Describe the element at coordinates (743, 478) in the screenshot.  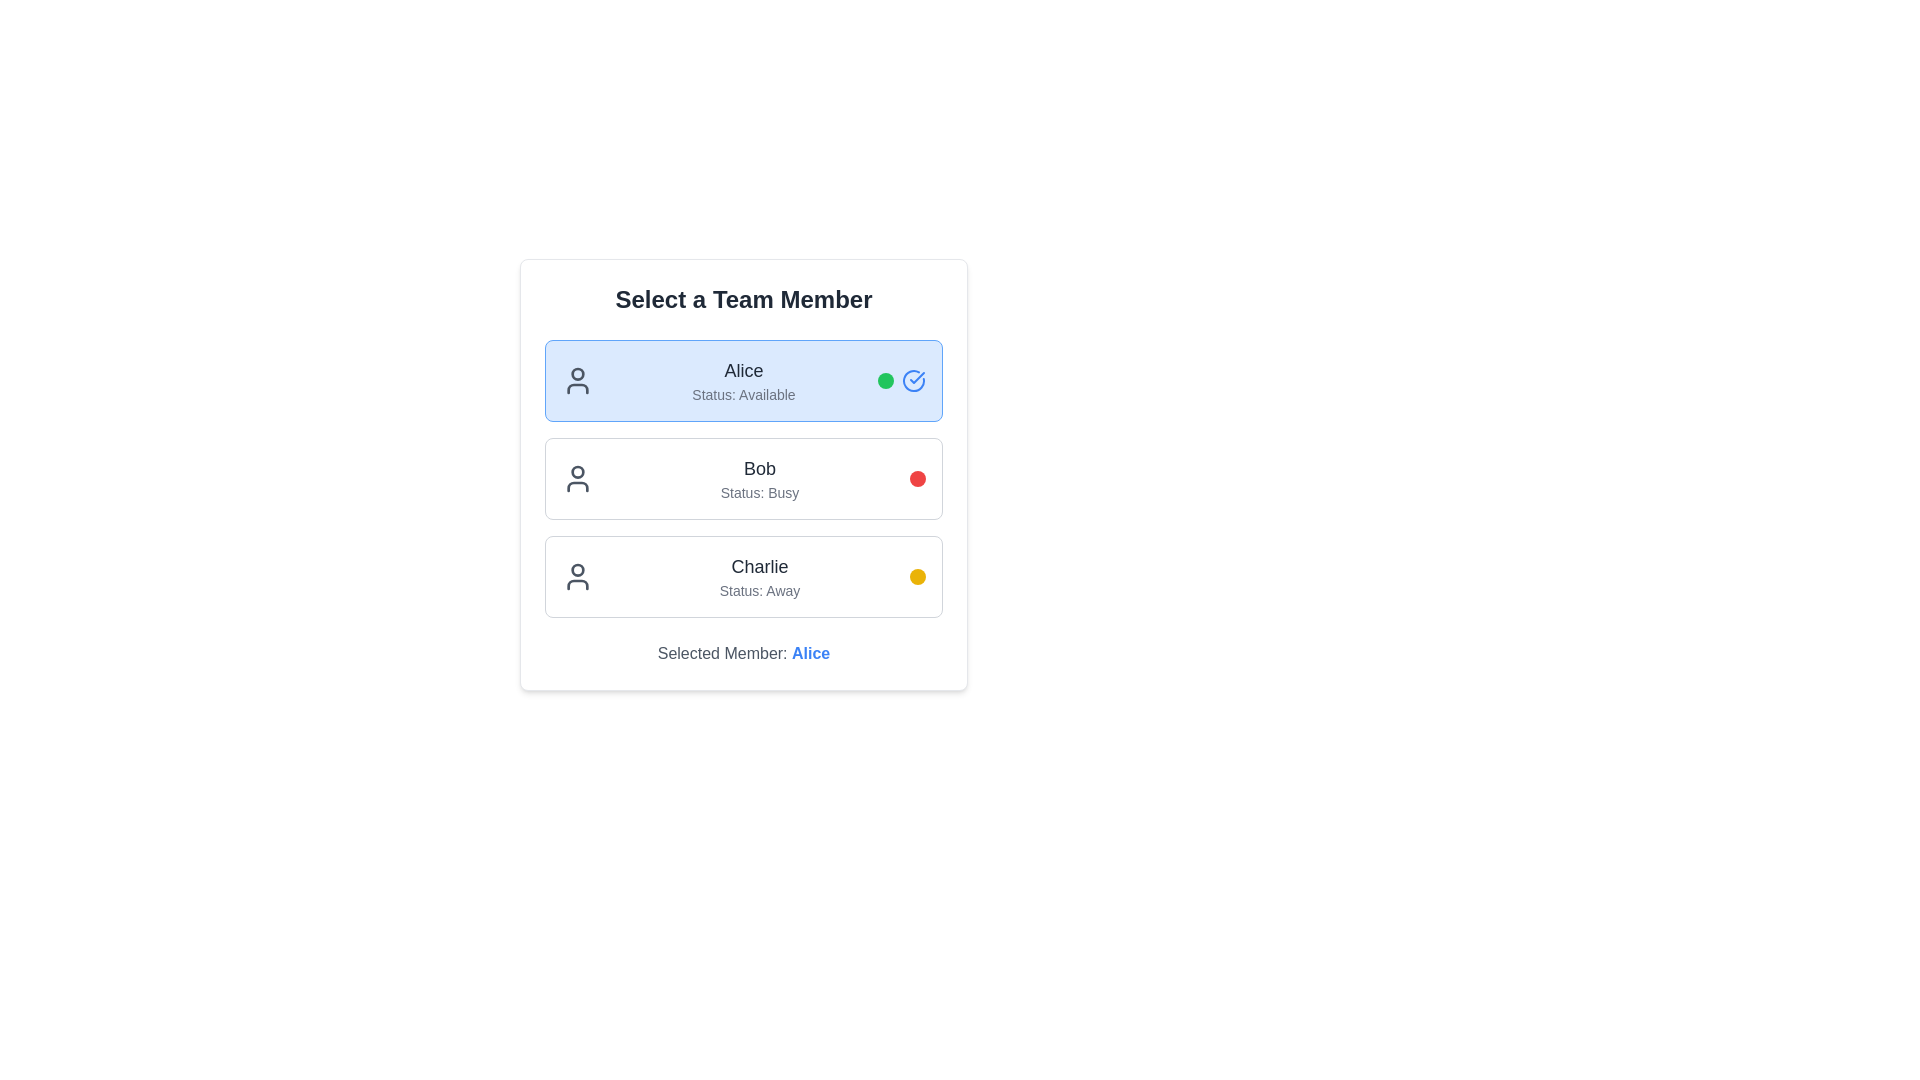
I see `the Selectable Button Panel representing team member 'Bob', which indicates their availability status as 'Busy'` at that location.